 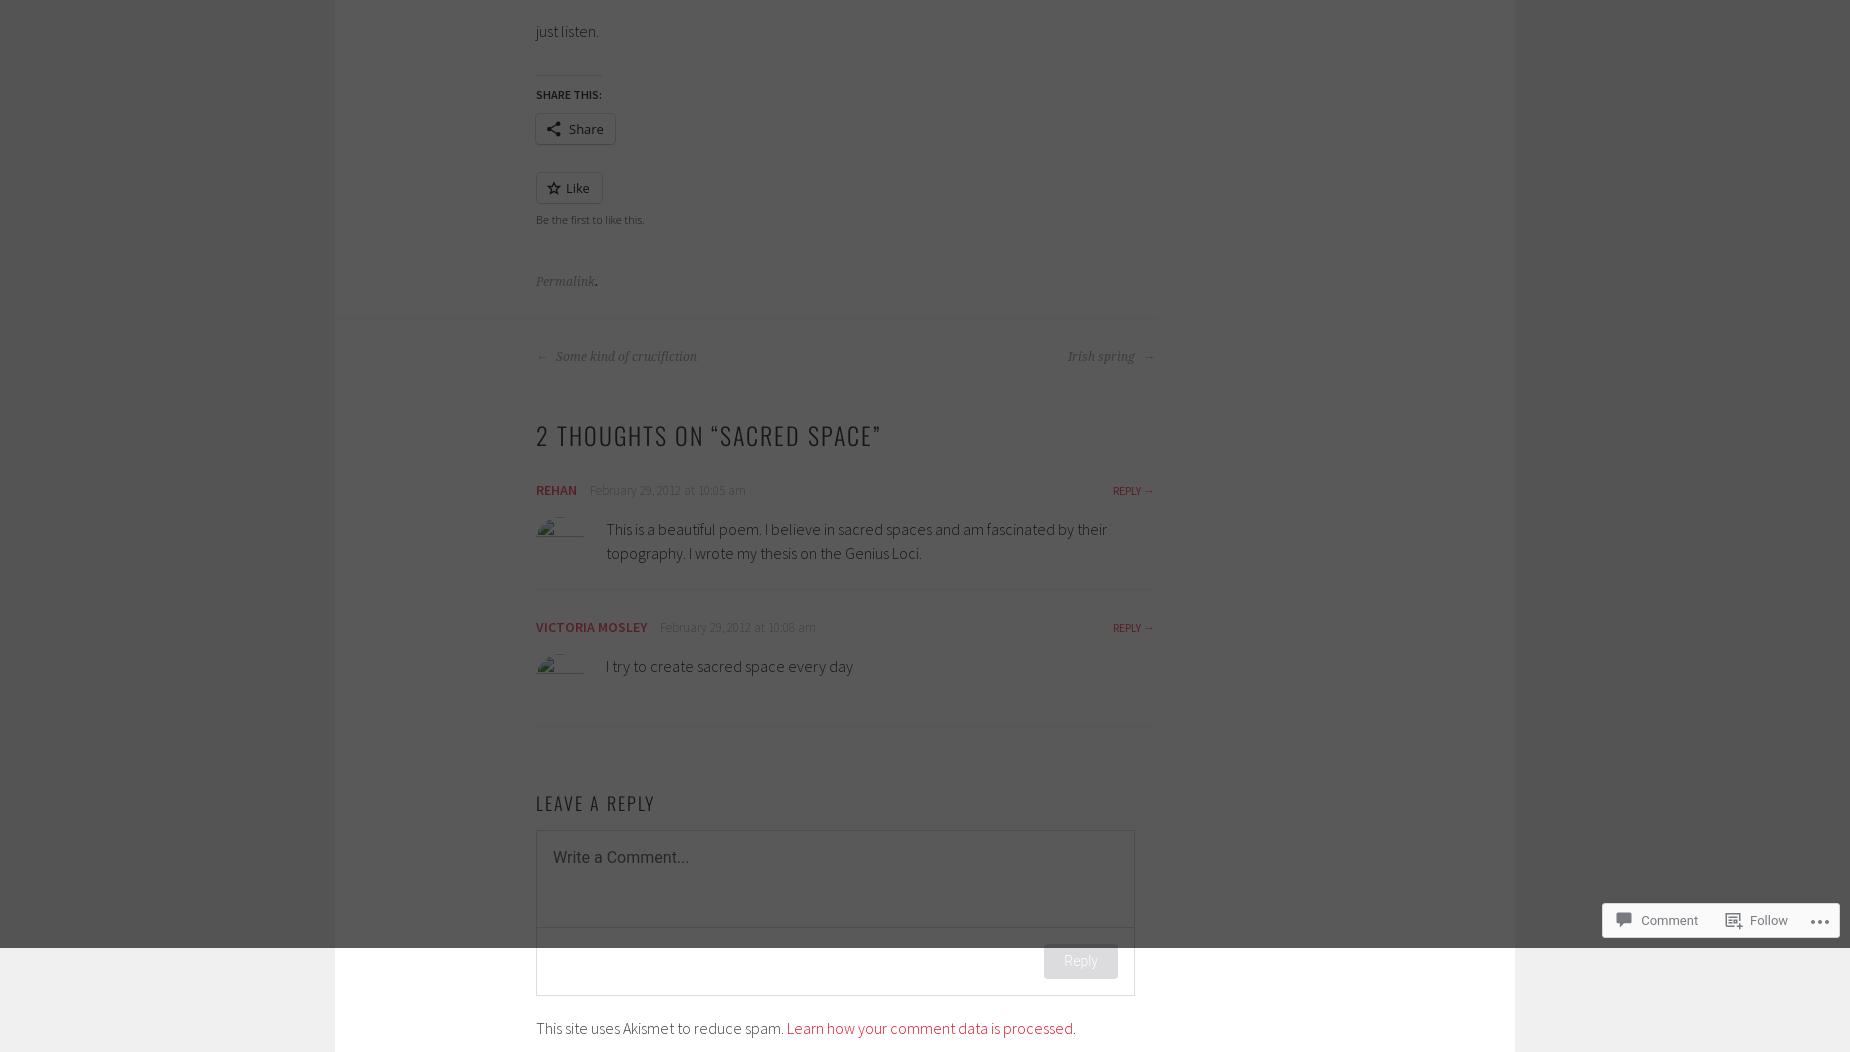 I want to click on 'Comment', so click(x=1669, y=920).